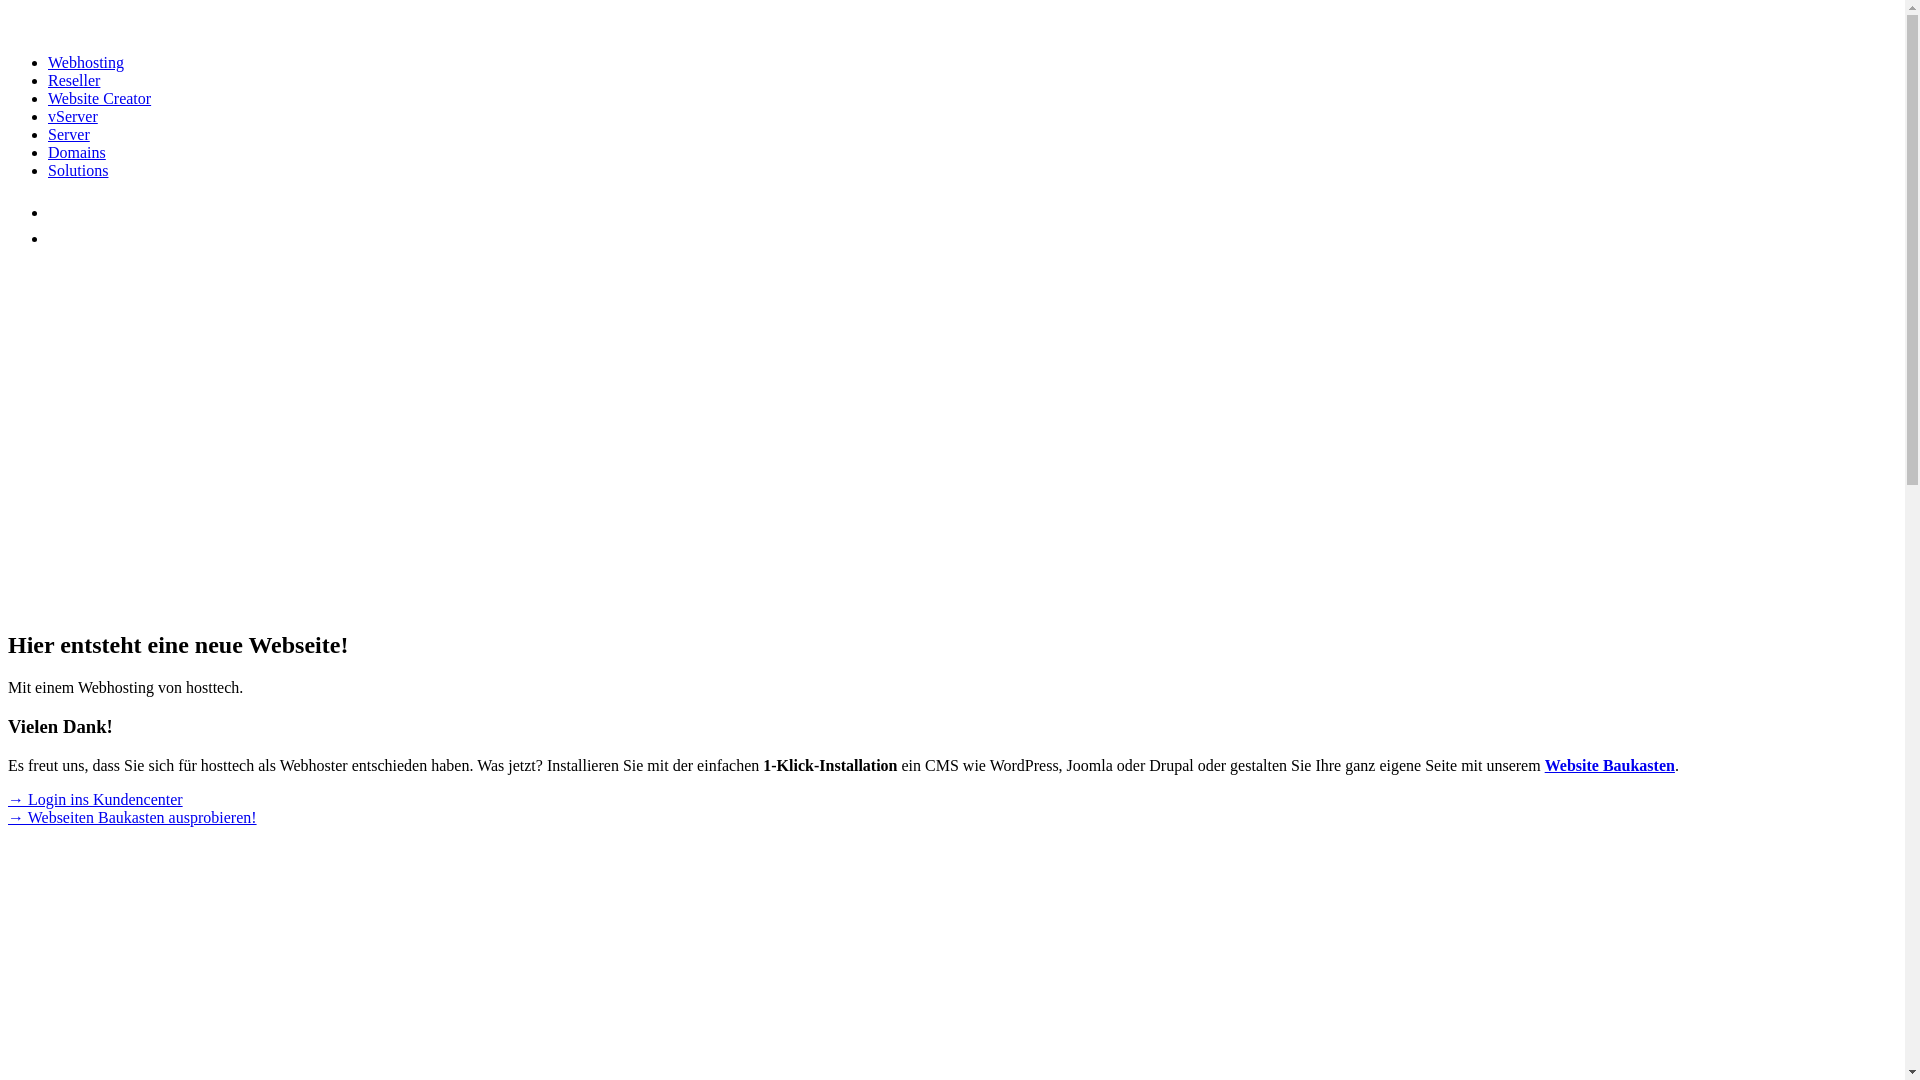 This screenshot has width=1920, height=1080. What do you see at coordinates (72, 116) in the screenshot?
I see `'vServer'` at bounding box center [72, 116].